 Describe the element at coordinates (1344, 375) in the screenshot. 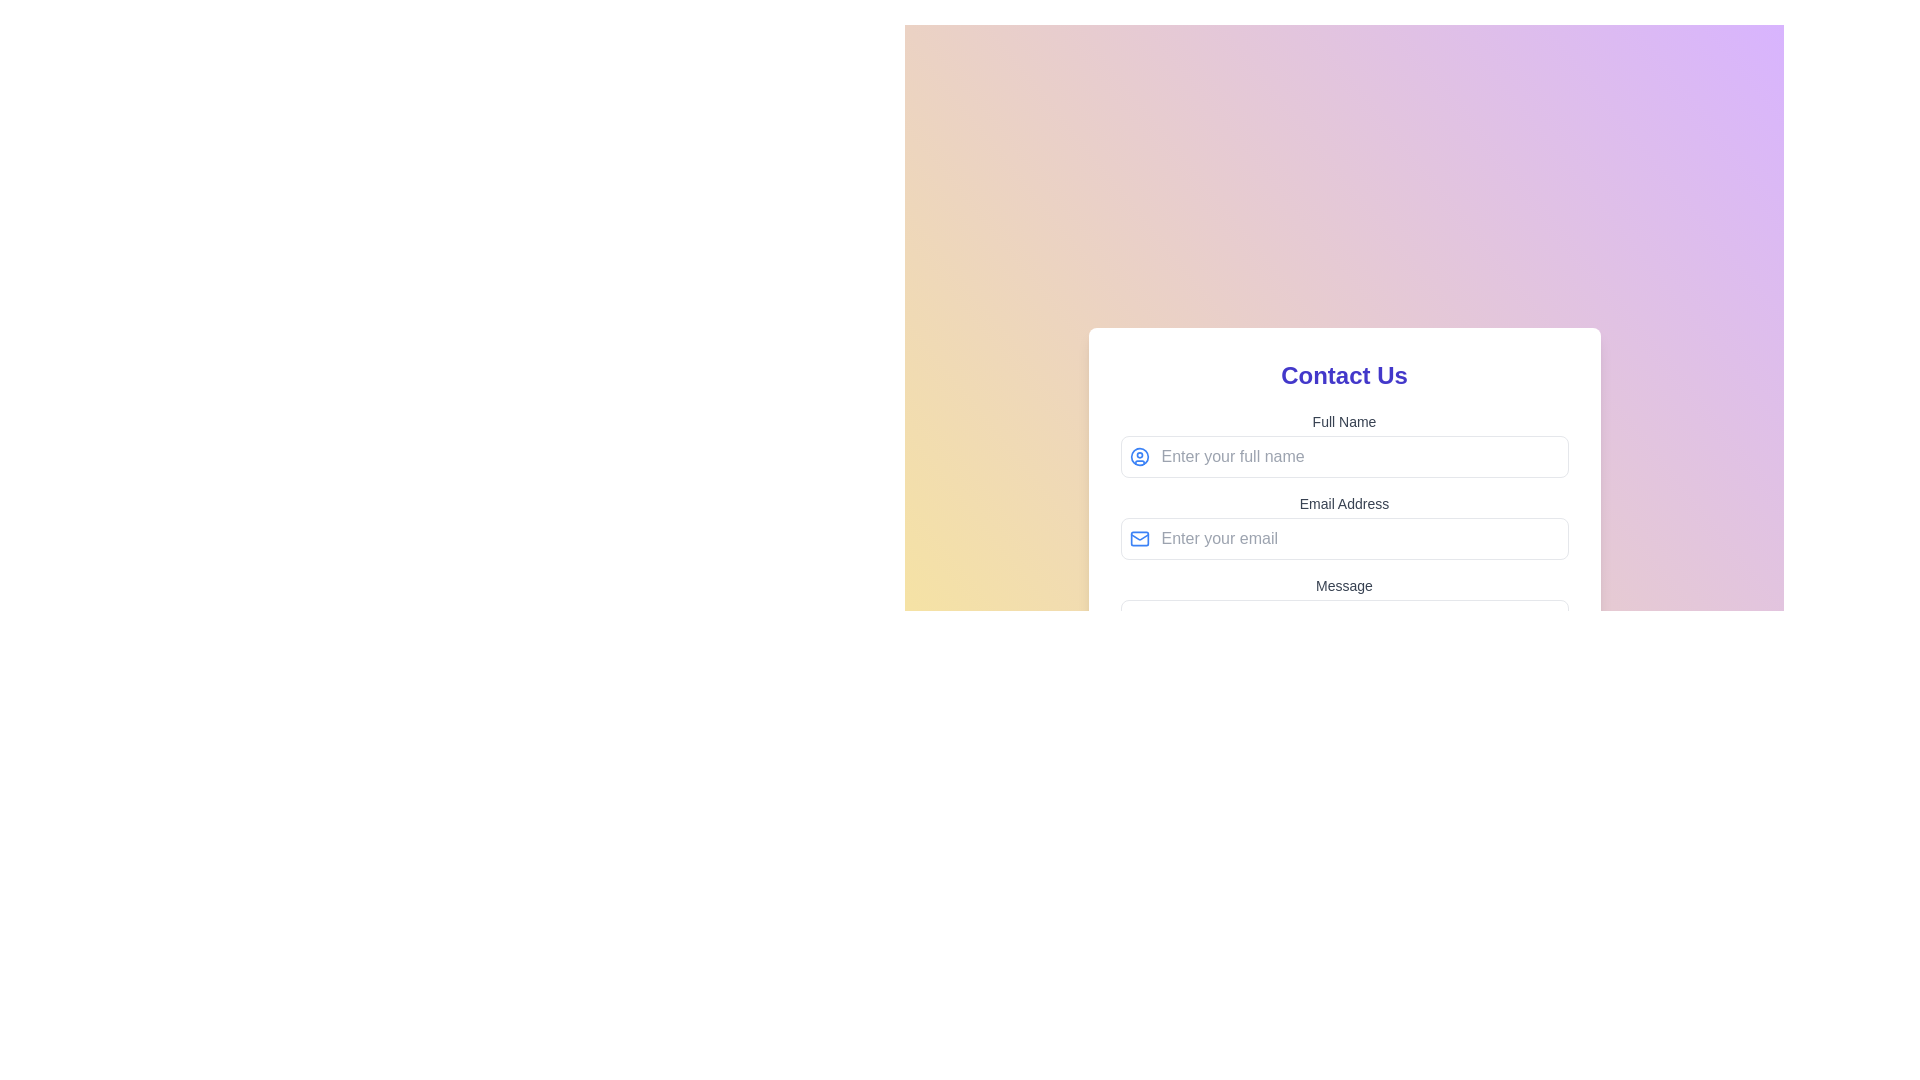

I see `the Heading text that serves as the header for the 'Contact Us' form, located at the top of the white card form` at that location.